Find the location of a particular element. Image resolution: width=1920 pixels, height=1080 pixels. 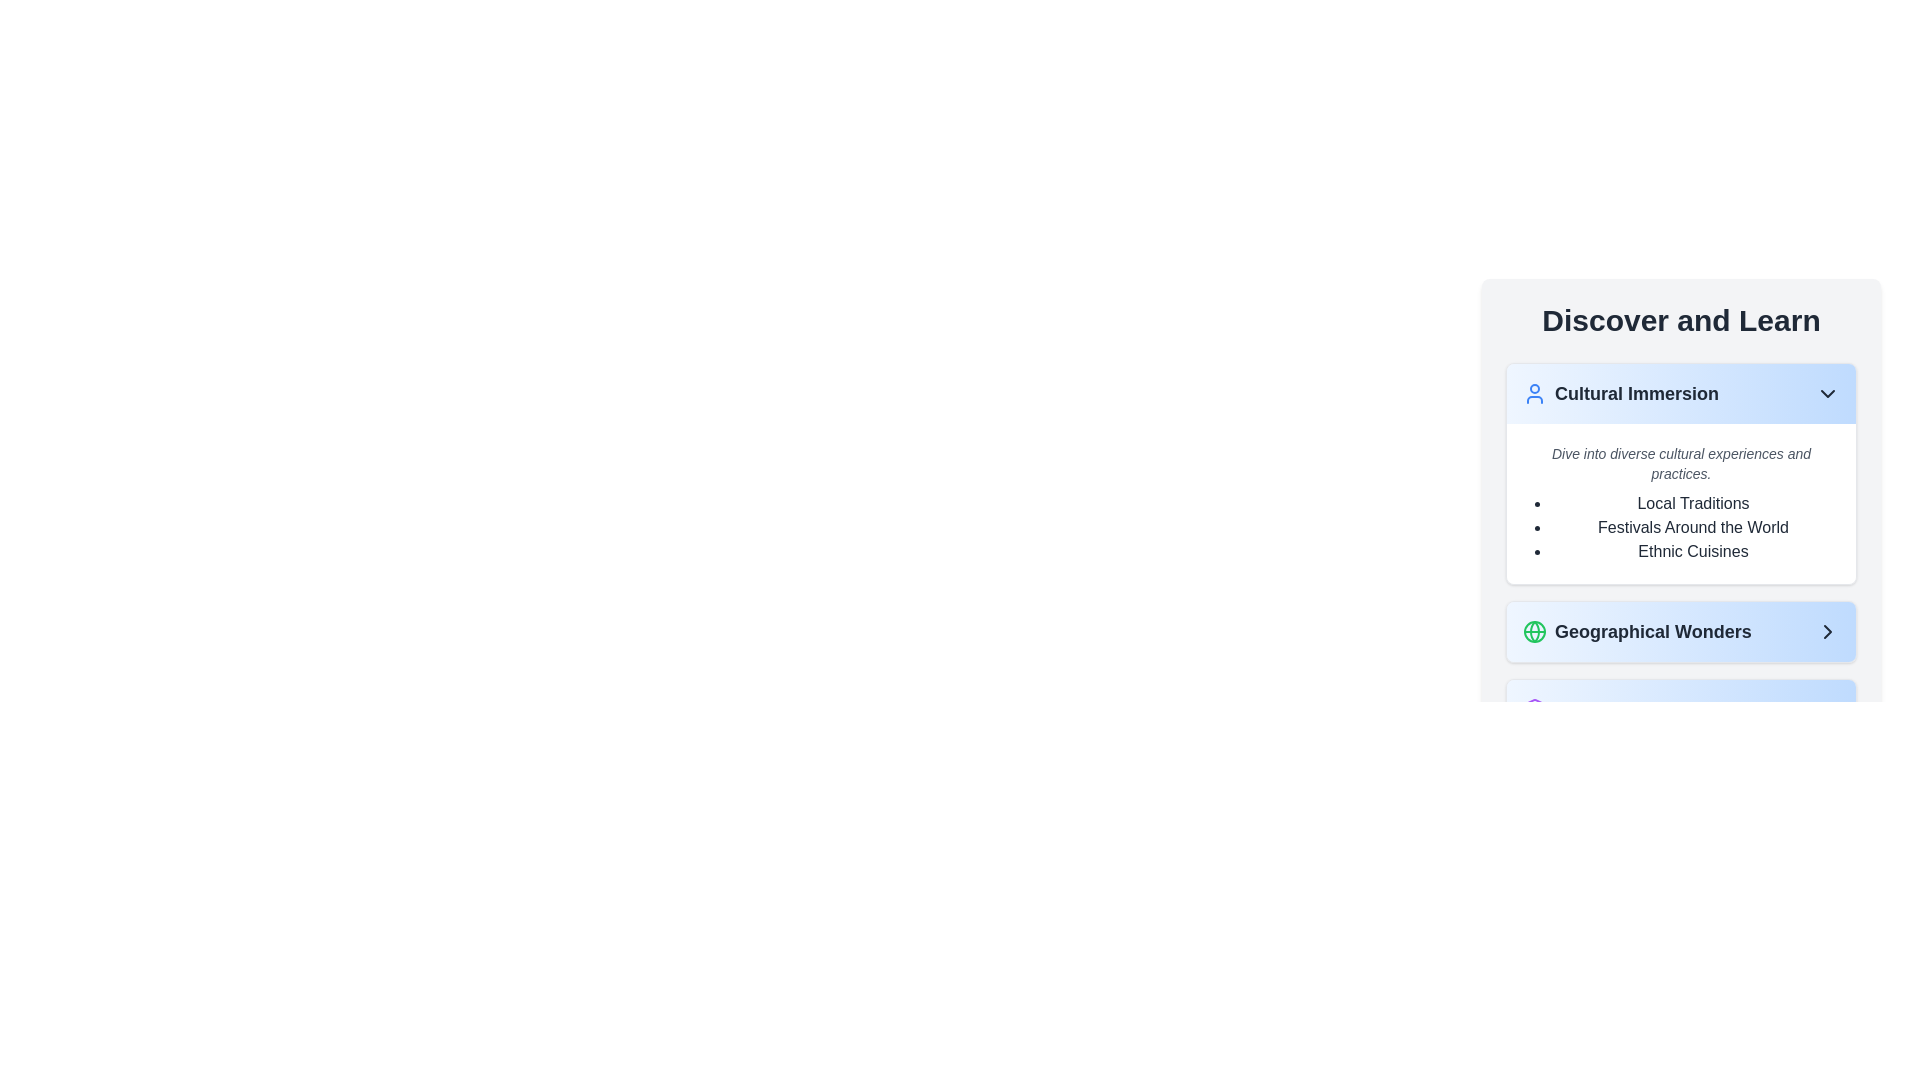

the rightward-pointing chevron arrow located on the far right of the 'Geographical Wonders' section in the 'Discover and Learn' interface is located at coordinates (1828, 708).